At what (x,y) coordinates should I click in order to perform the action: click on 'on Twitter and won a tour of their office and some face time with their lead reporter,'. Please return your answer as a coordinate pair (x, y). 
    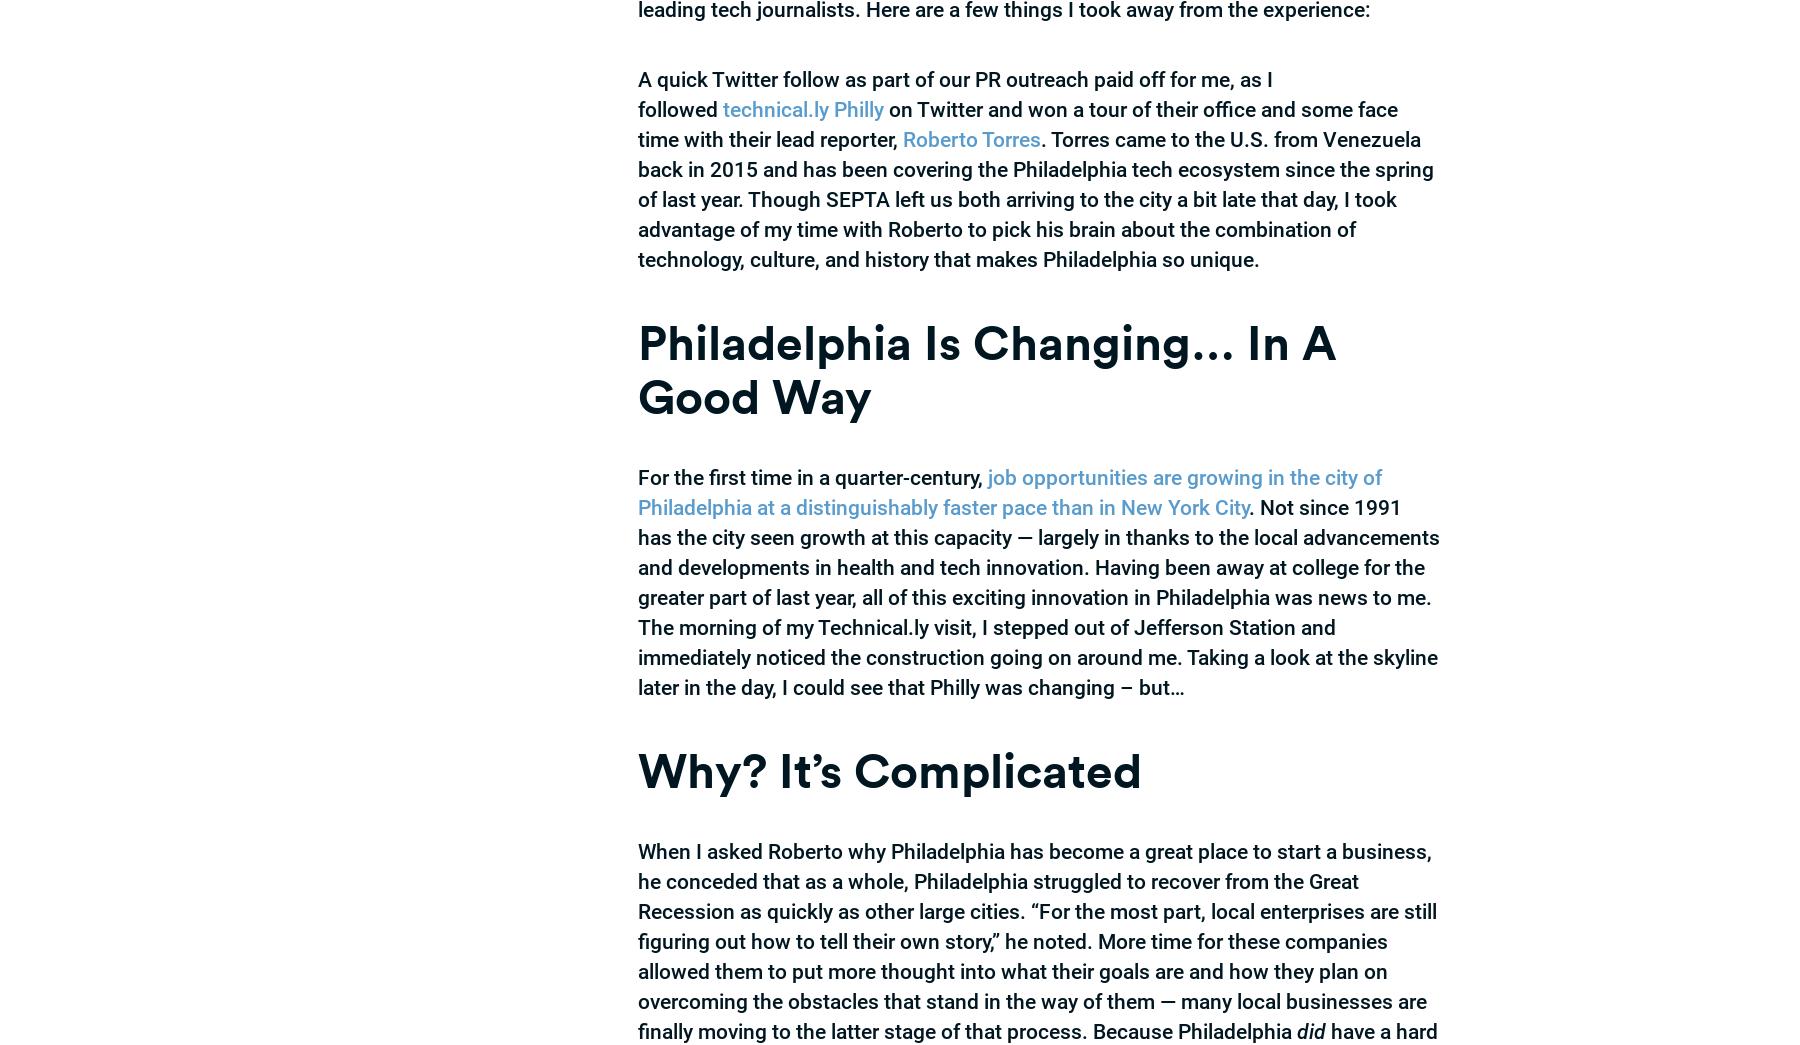
    Looking at the image, I should click on (637, 123).